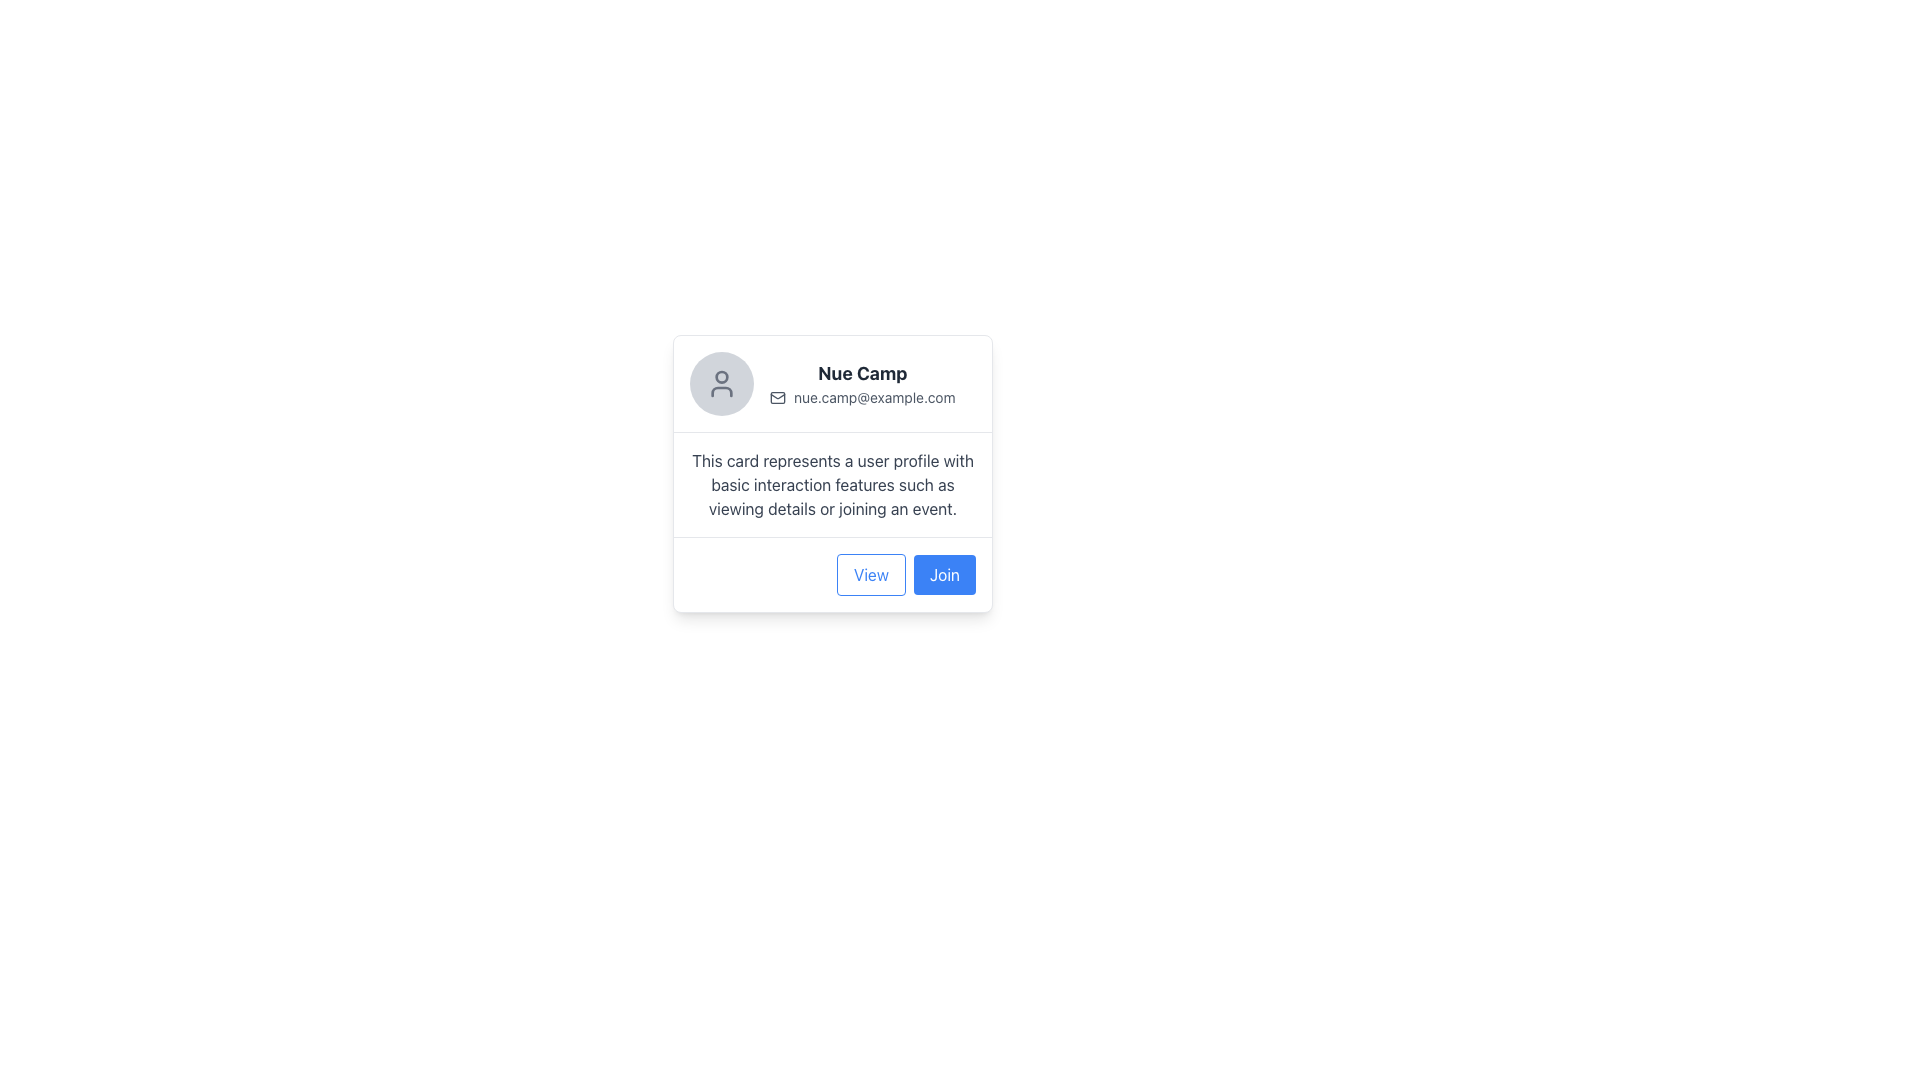 Image resolution: width=1920 pixels, height=1080 pixels. What do you see at coordinates (833, 485) in the screenshot?
I see `descriptive text content located in the middle section of the user profile card, positioned below the user's name and email, and above the 'View' and 'Join' buttons` at bounding box center [833, 485].